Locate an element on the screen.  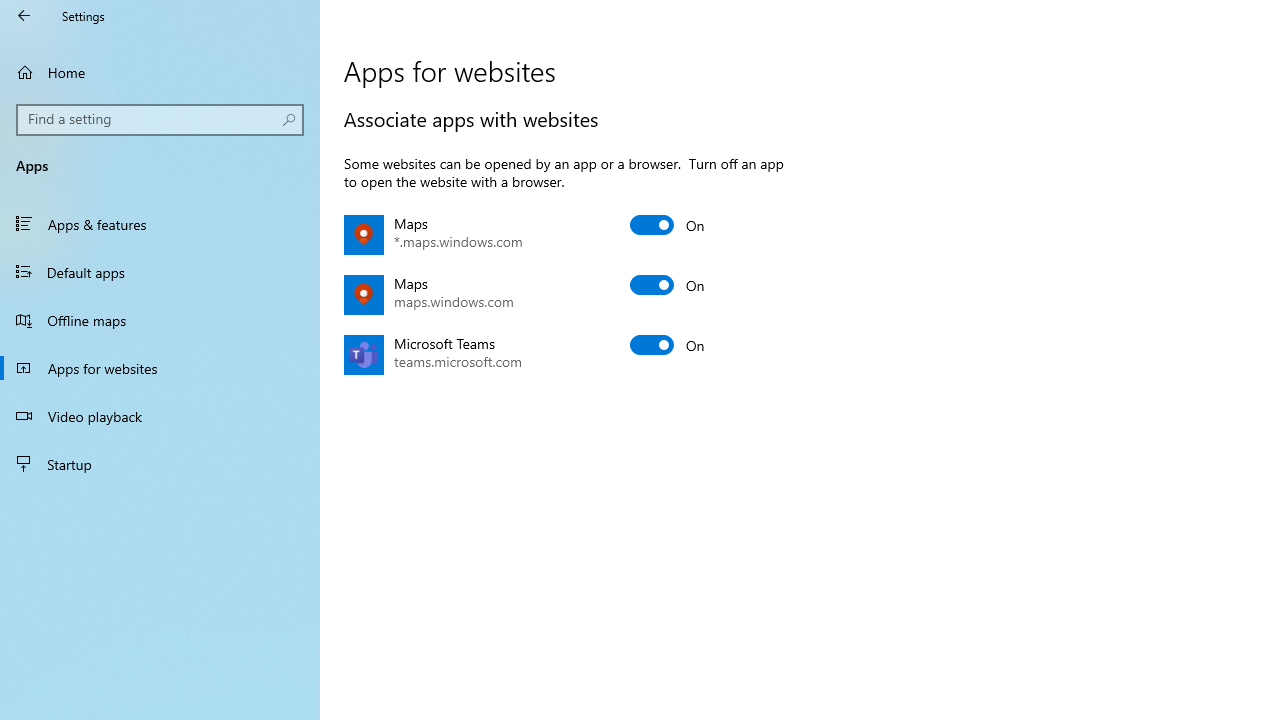
'Home' is located at coordinates (160, 71).